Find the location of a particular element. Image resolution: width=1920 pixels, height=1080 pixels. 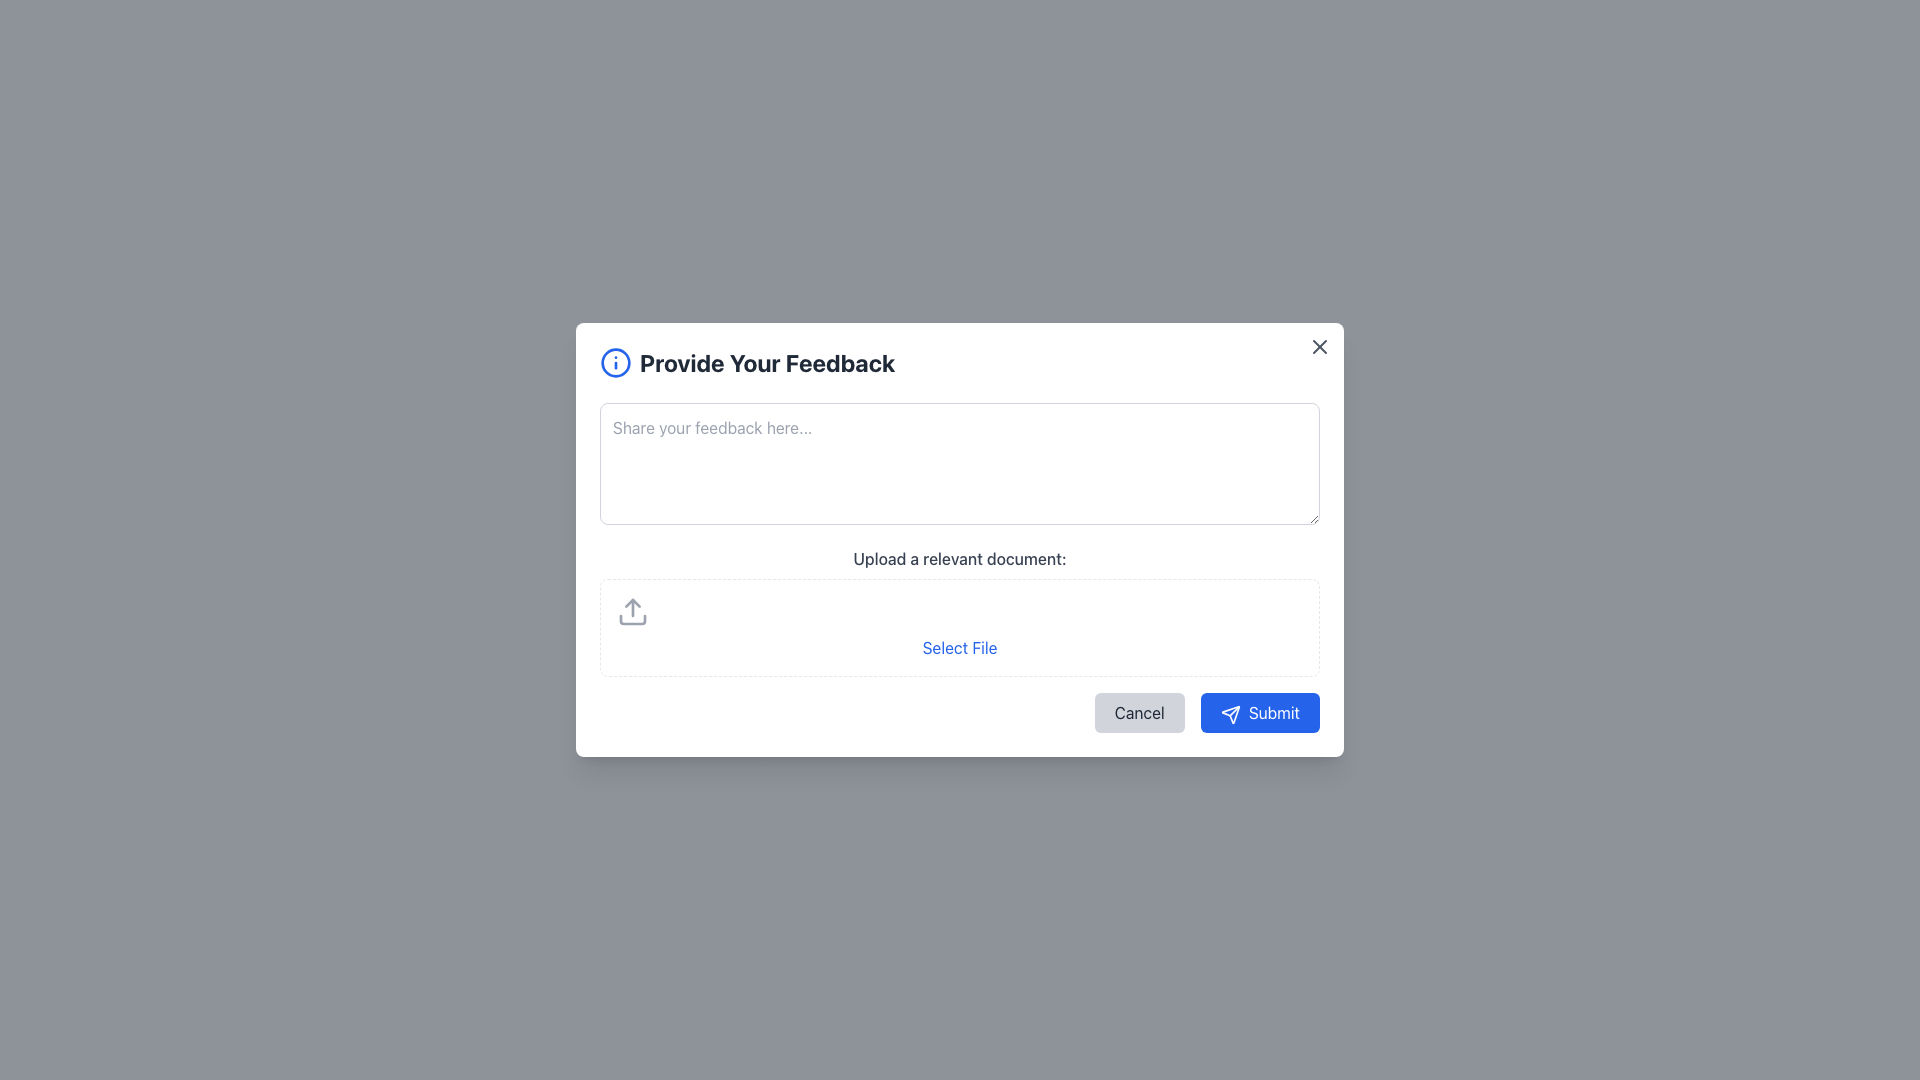

the paper plane icon embedded within the blue 'Submit' button, located on the right side of the modal footer is located at coordinates (1229, 713).